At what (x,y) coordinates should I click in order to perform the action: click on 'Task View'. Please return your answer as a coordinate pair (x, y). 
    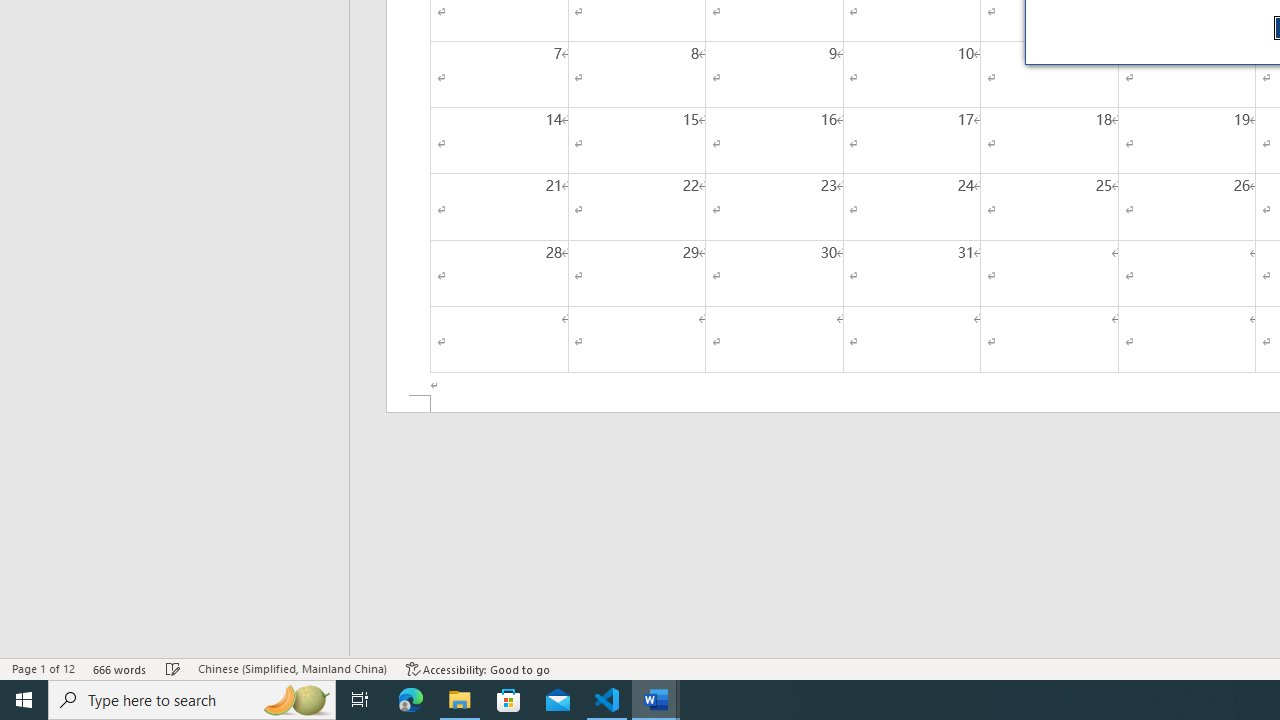
    Looking at the image, I should click on (359, 698).